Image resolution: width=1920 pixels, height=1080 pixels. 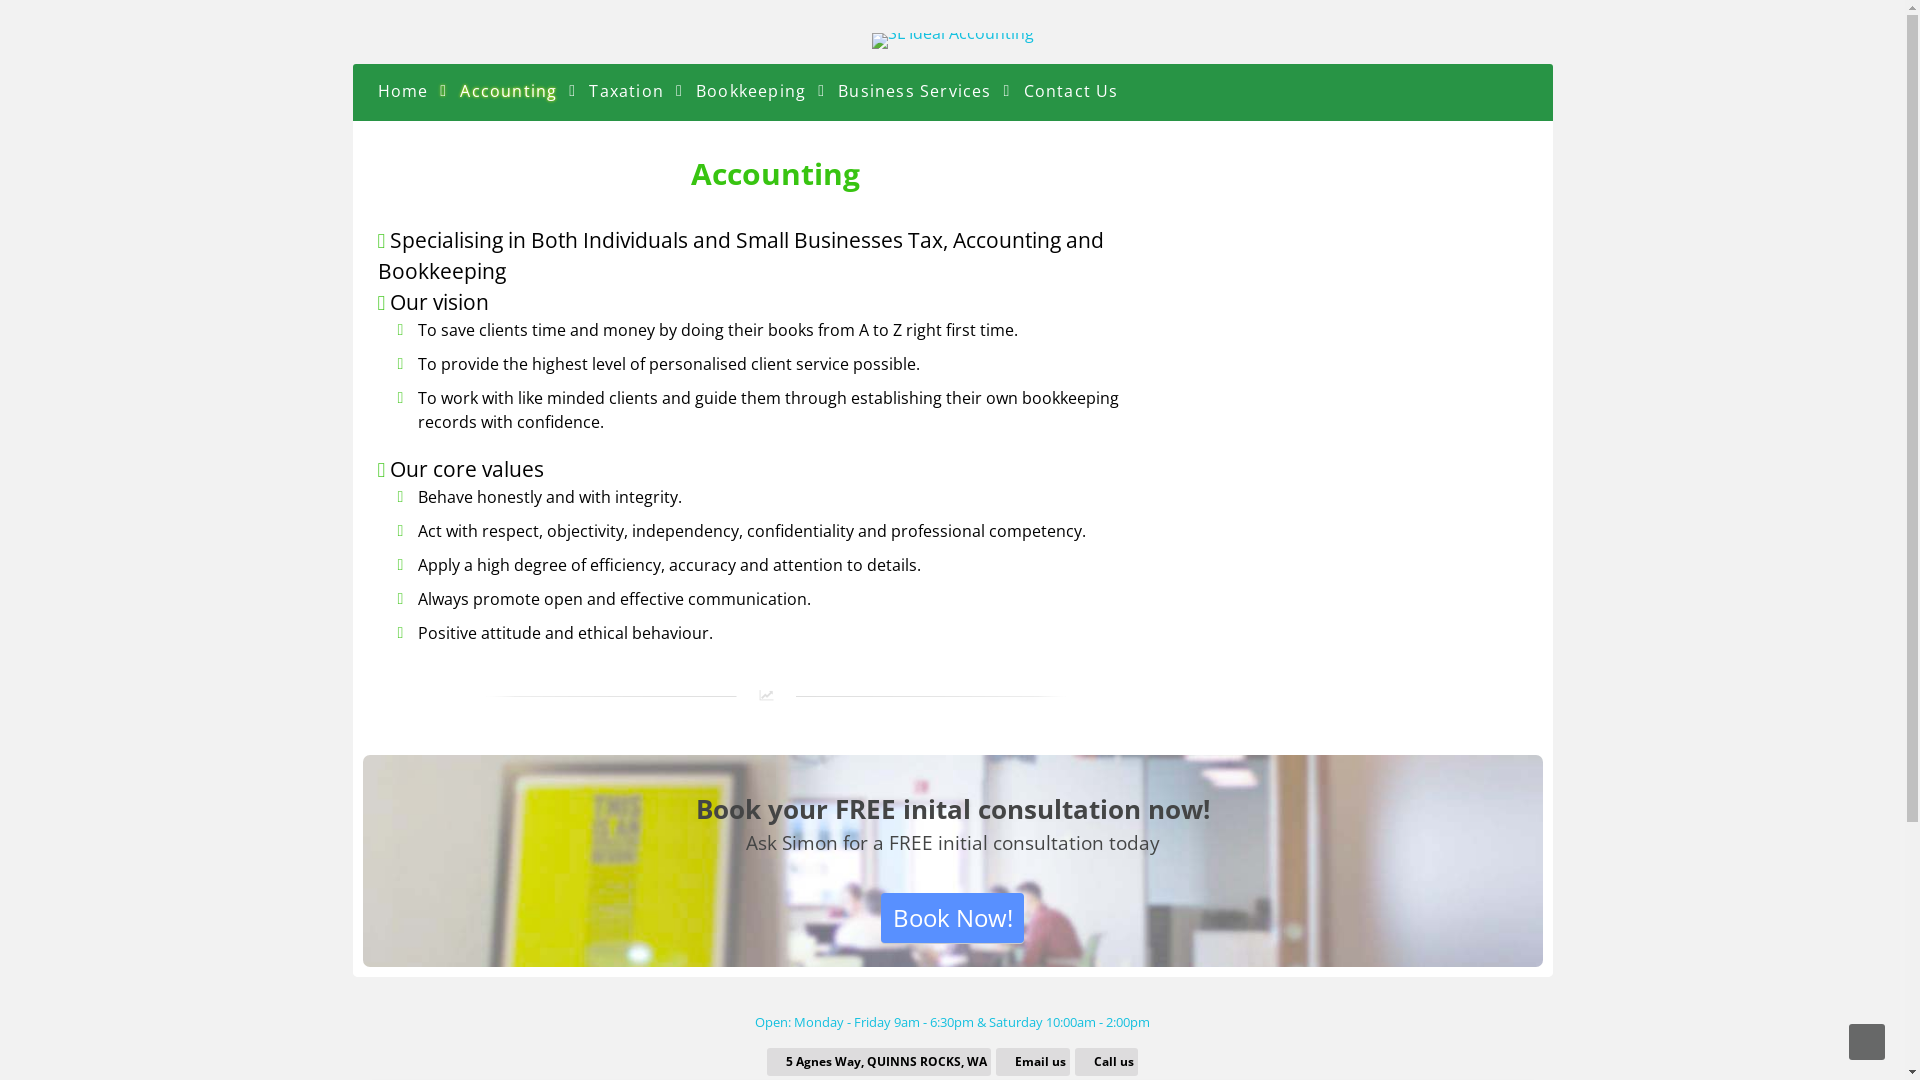 I want to click on 'Email us', so click(x=1034, y=1060).